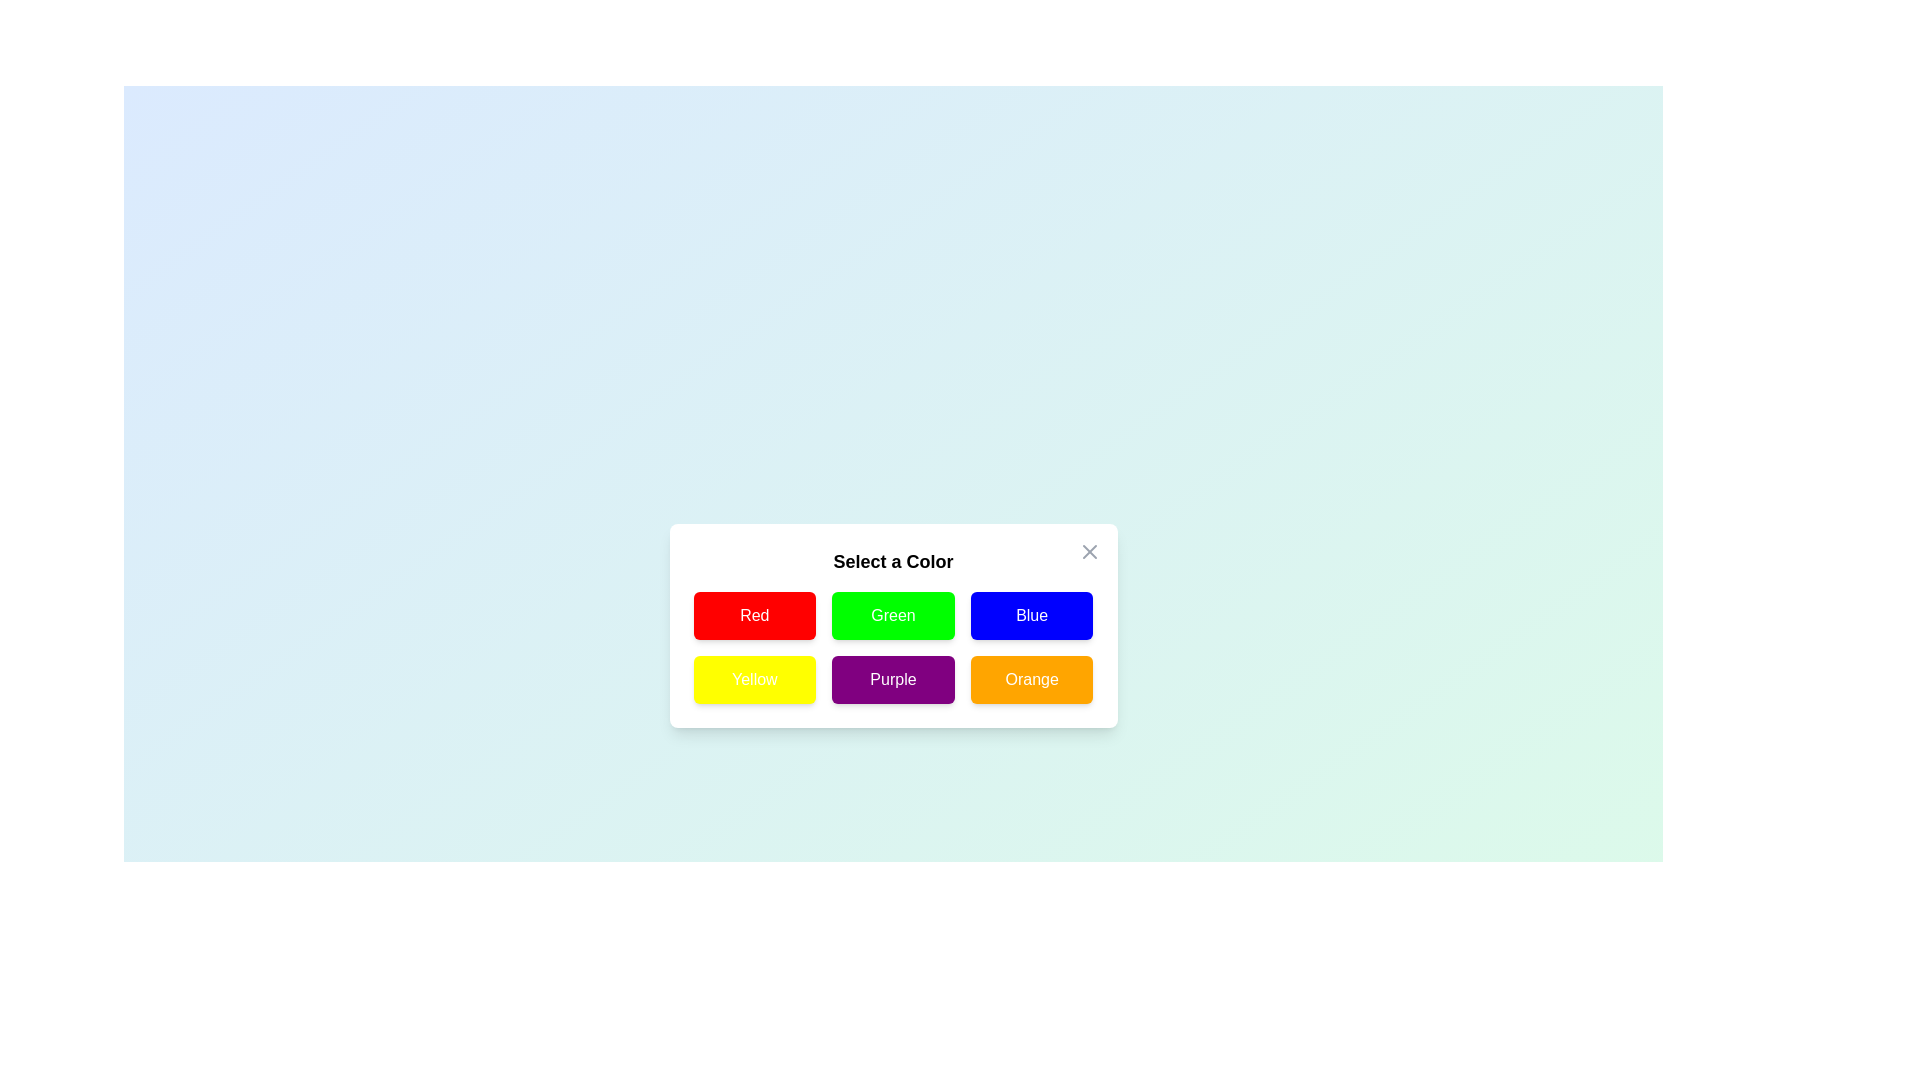 The height and width of the screenshot is (1080, 1920). What do you see at coordinates (892, 678) in the screenshot?
I see `the button corresponding to the color Purple` at bounding box center [892, 678].